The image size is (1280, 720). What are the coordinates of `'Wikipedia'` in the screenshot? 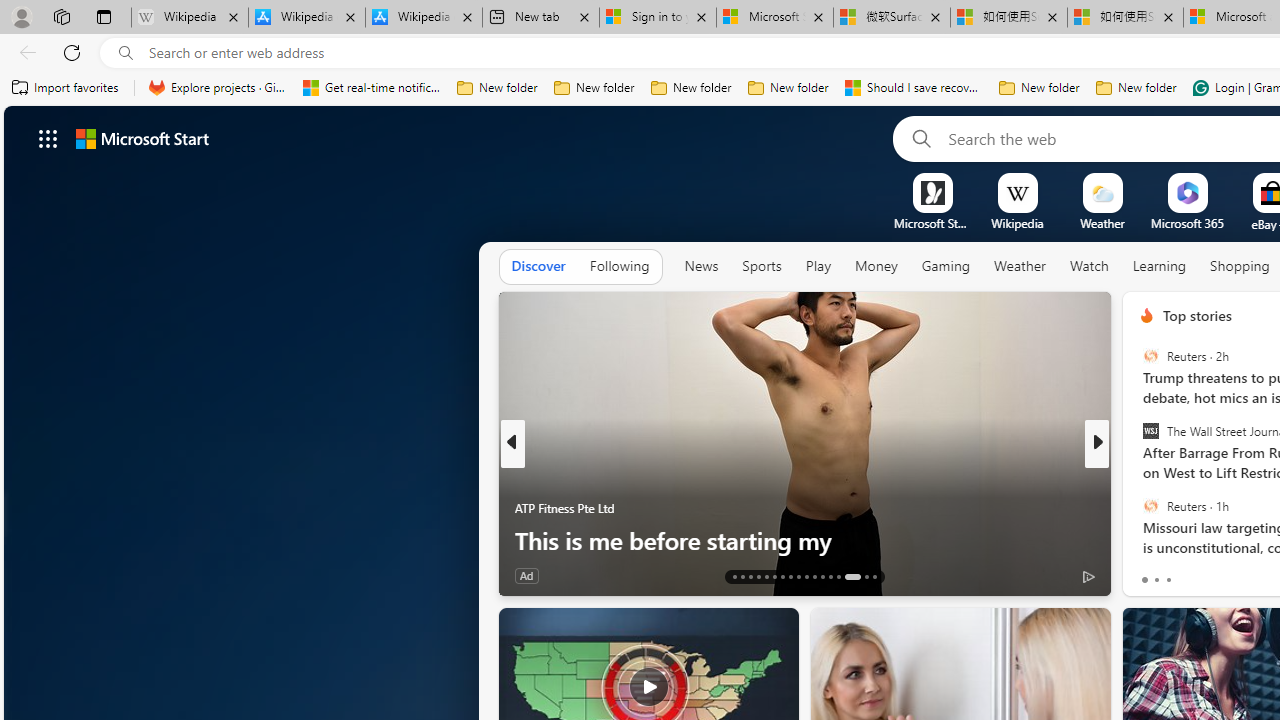 It's located at (1017, 223).